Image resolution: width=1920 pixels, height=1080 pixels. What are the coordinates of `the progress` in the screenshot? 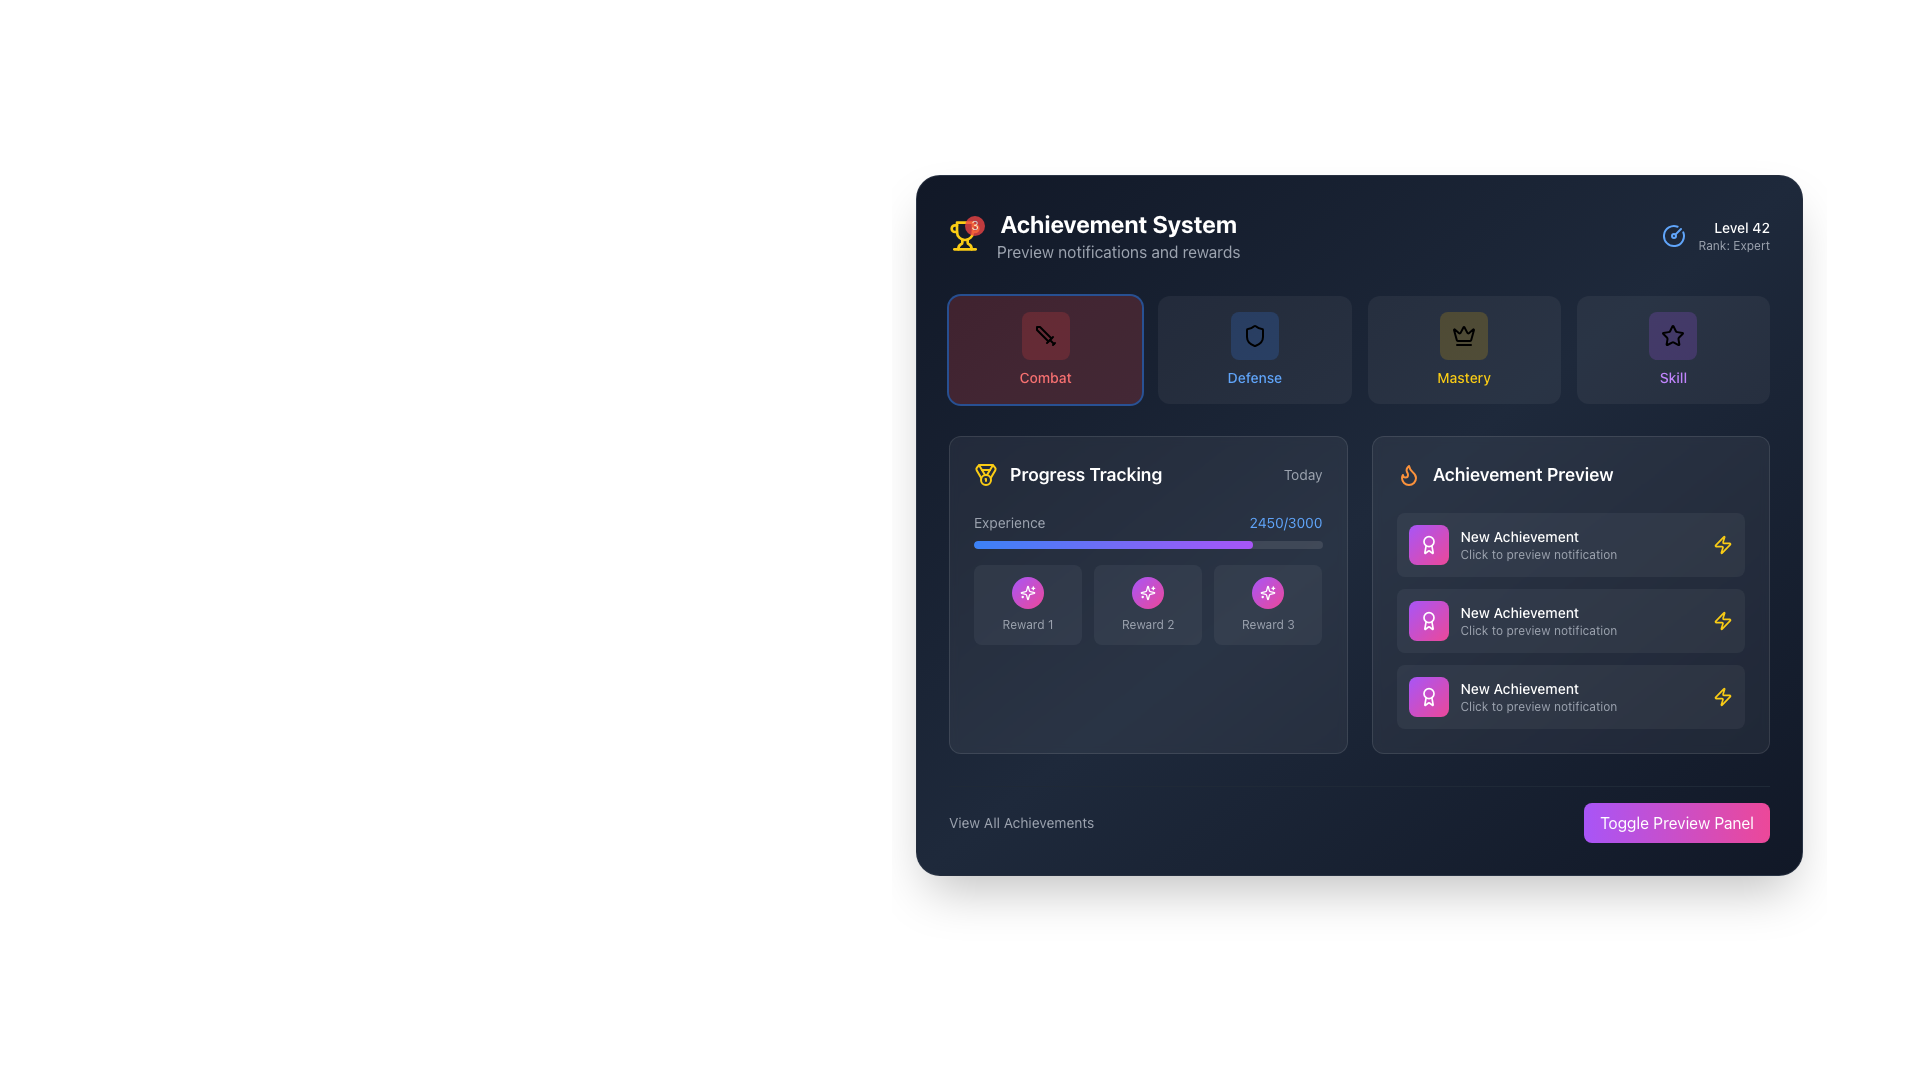 It's located at (1287, 544).